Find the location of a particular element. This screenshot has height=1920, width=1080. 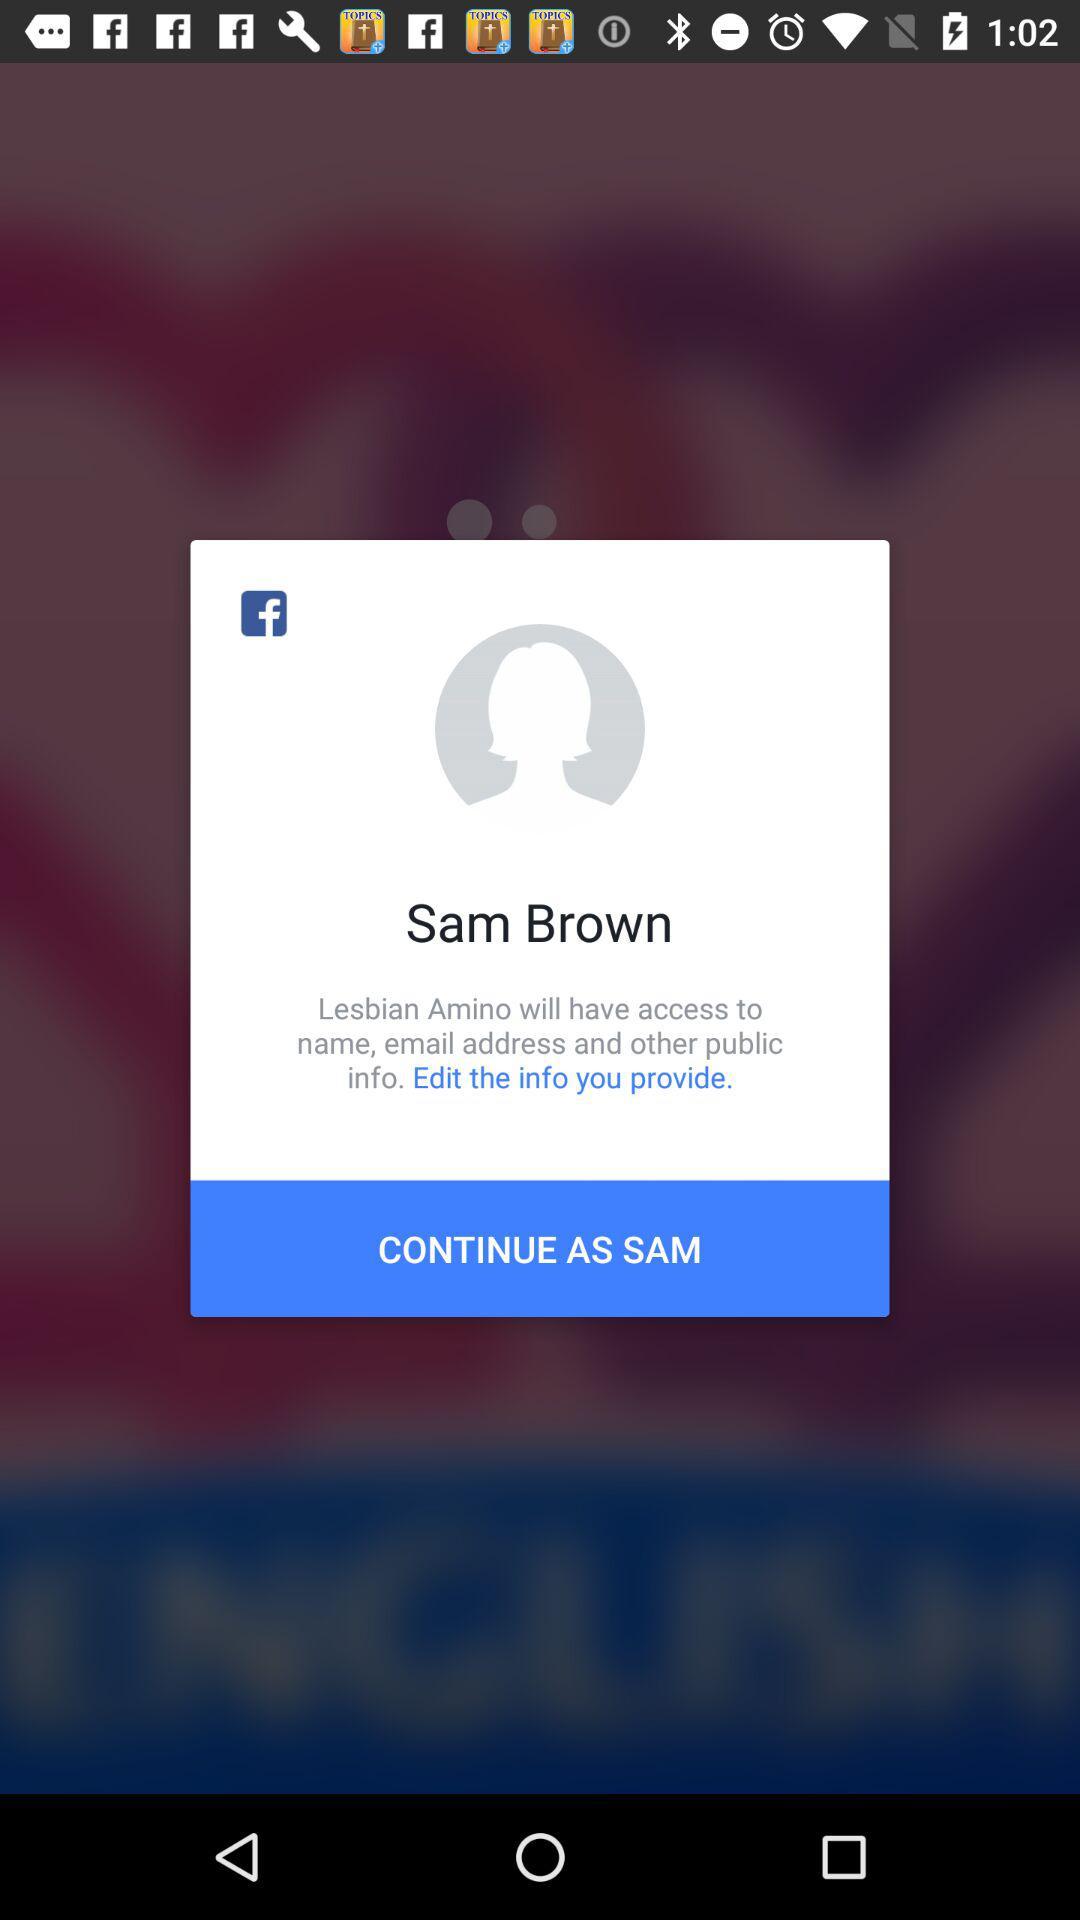

the icon below the lesbian amino will icon is located at coordinates (540, 1247).